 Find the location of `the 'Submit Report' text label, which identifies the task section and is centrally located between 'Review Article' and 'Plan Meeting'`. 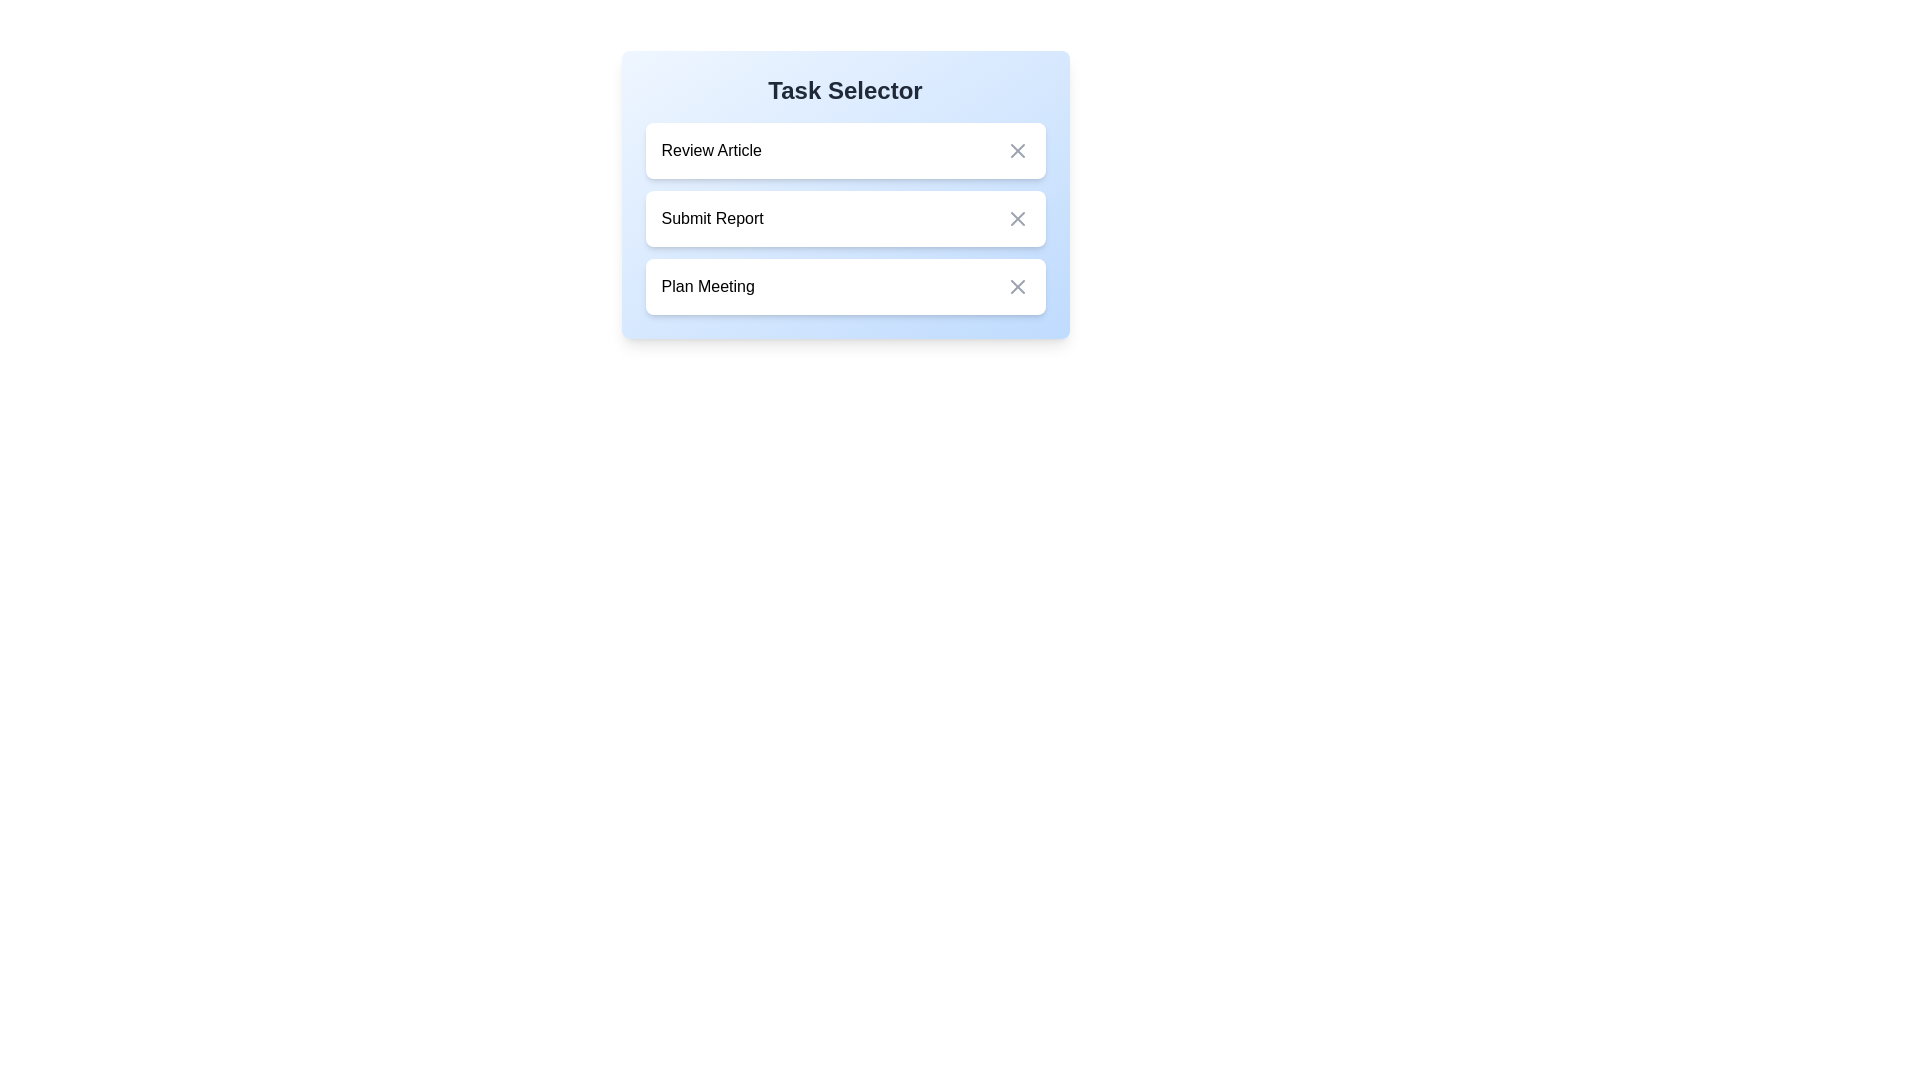

the 'Submit Report' text label, which identifies the task section and is centrally located between 'Review Article' and 'Plan Meeting' is located at coordinates (712, 219).